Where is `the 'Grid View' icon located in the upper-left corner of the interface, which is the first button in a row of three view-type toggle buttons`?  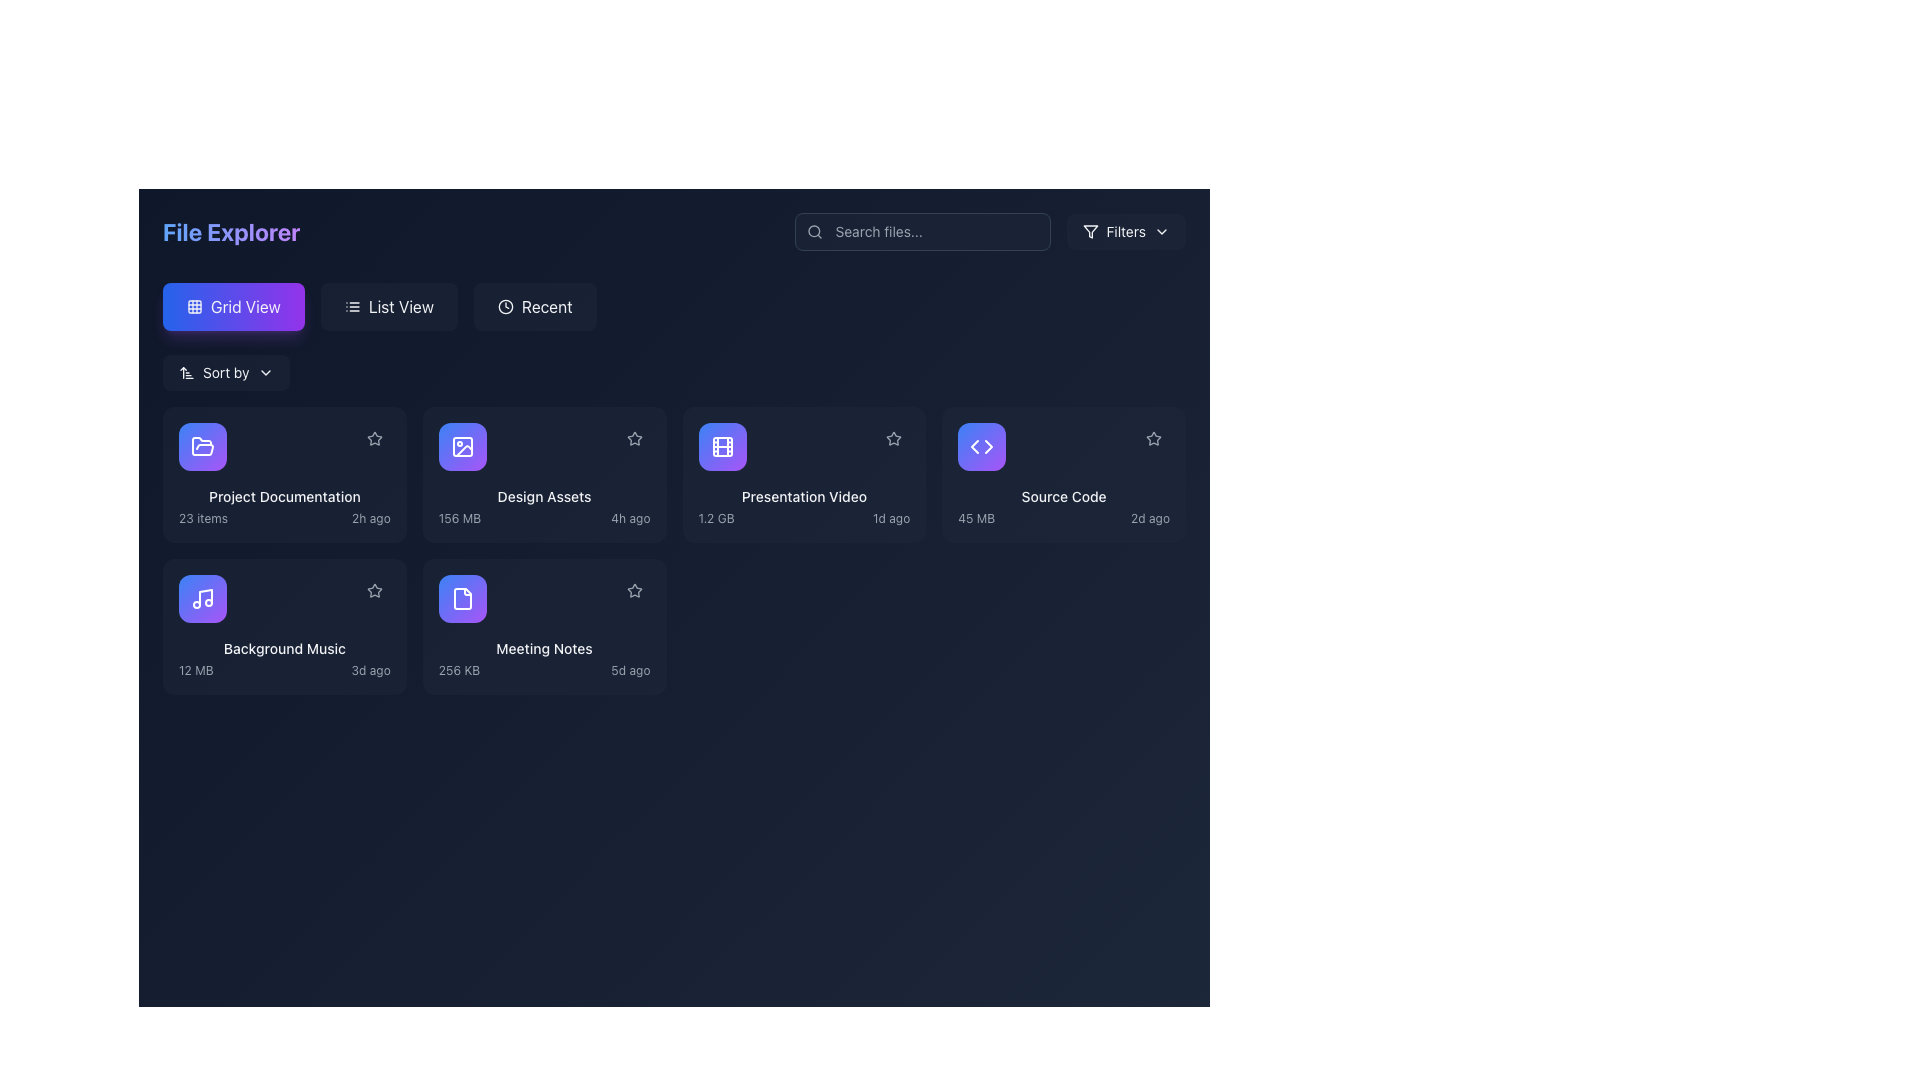 the 'Grid View' icon located in the upper-left corner of the interface, which is the first button in a row of three view-type toggle buttons is located at coordinates (195, 307).